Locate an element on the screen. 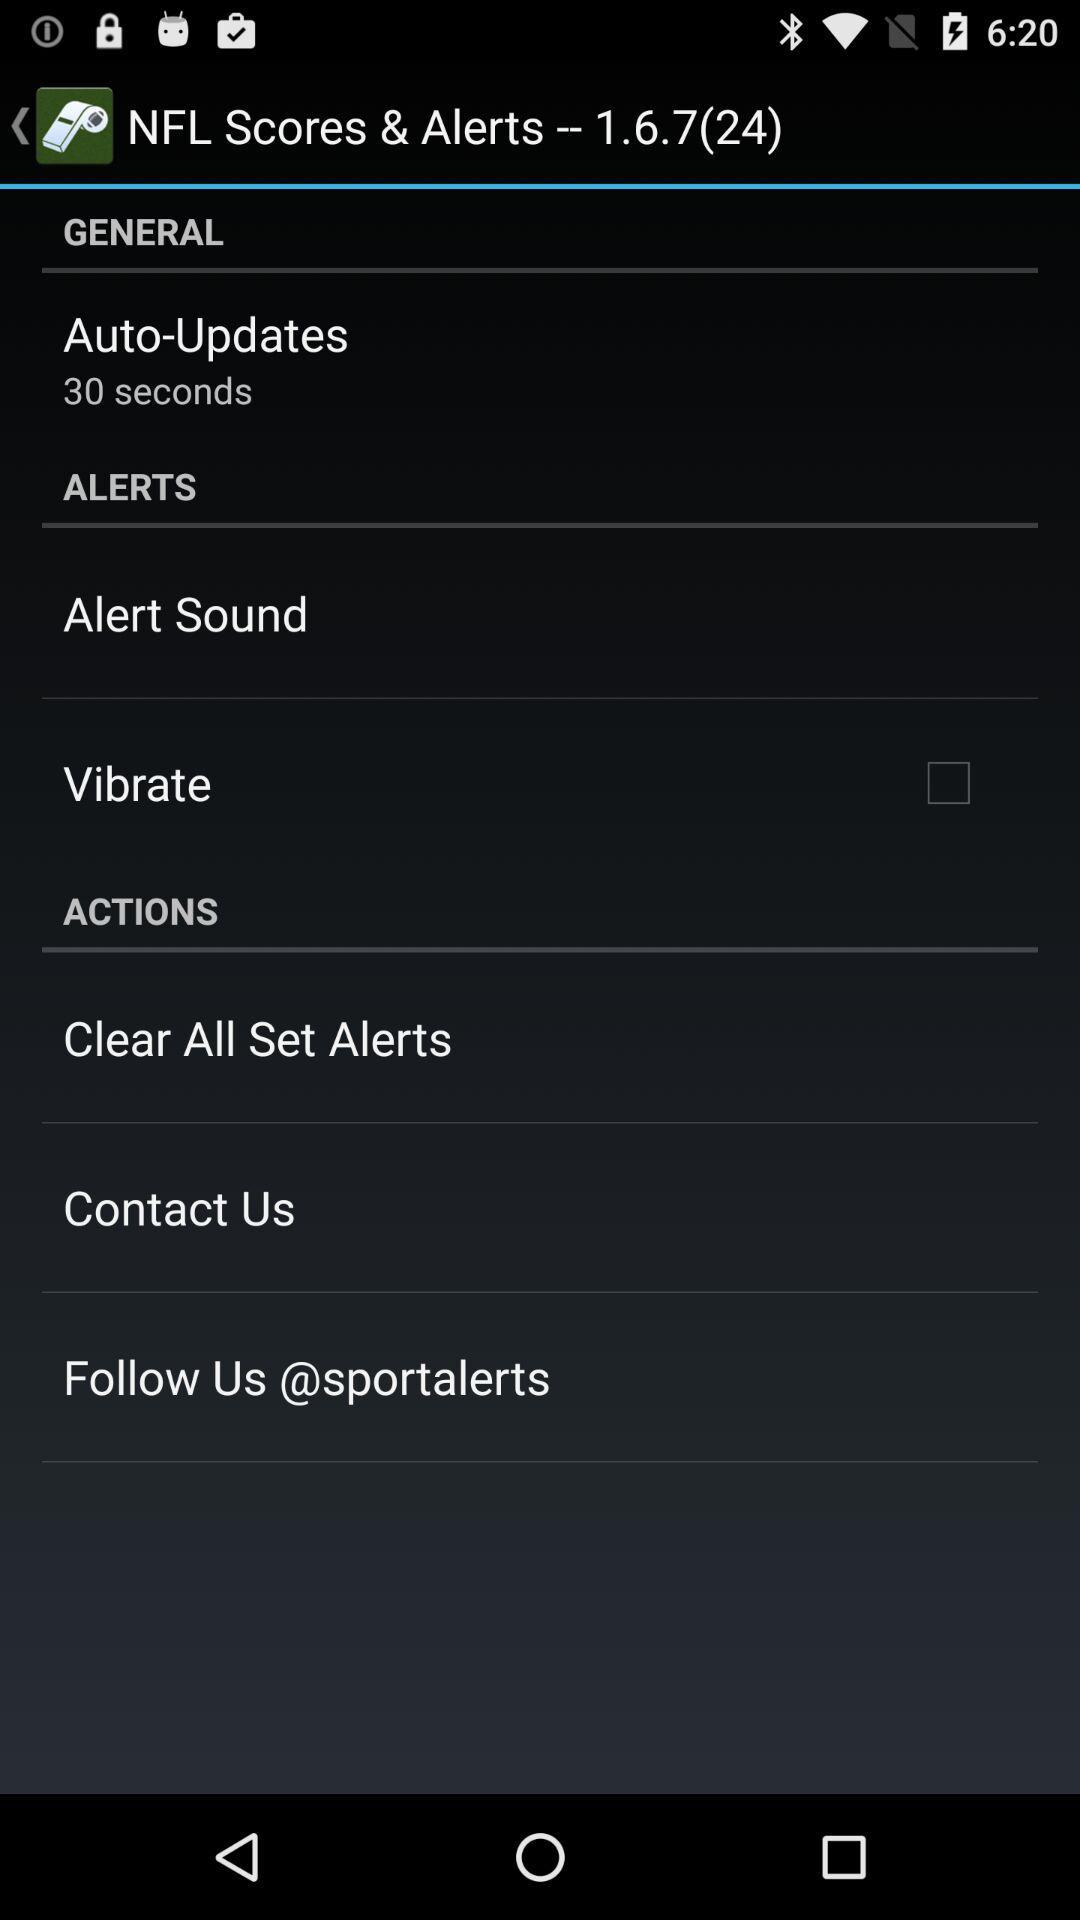  the alert sound is located at coordinates (185, 612).